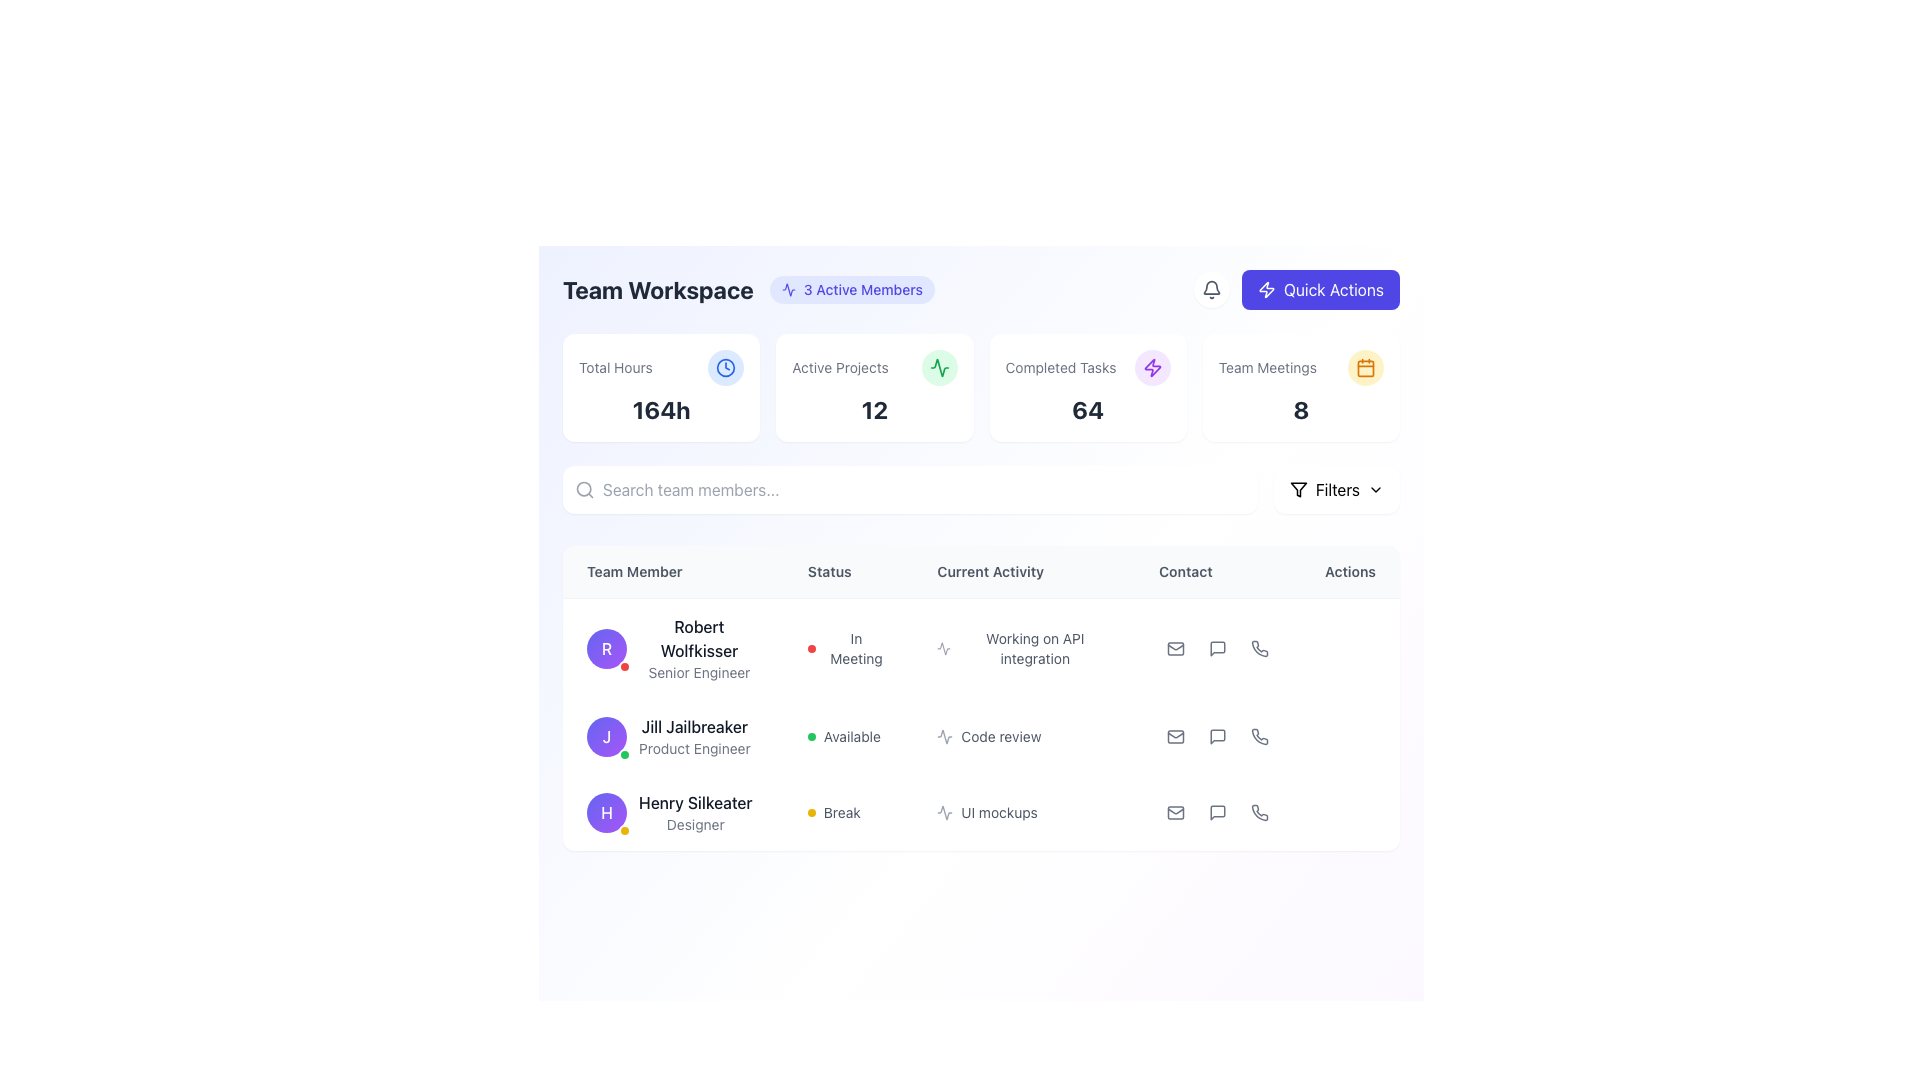  Describe the element at coordinates (1217, 648) in the screenshot. I see `the second button in the horizontal row of three icons under the 'Contact' column` at that location.